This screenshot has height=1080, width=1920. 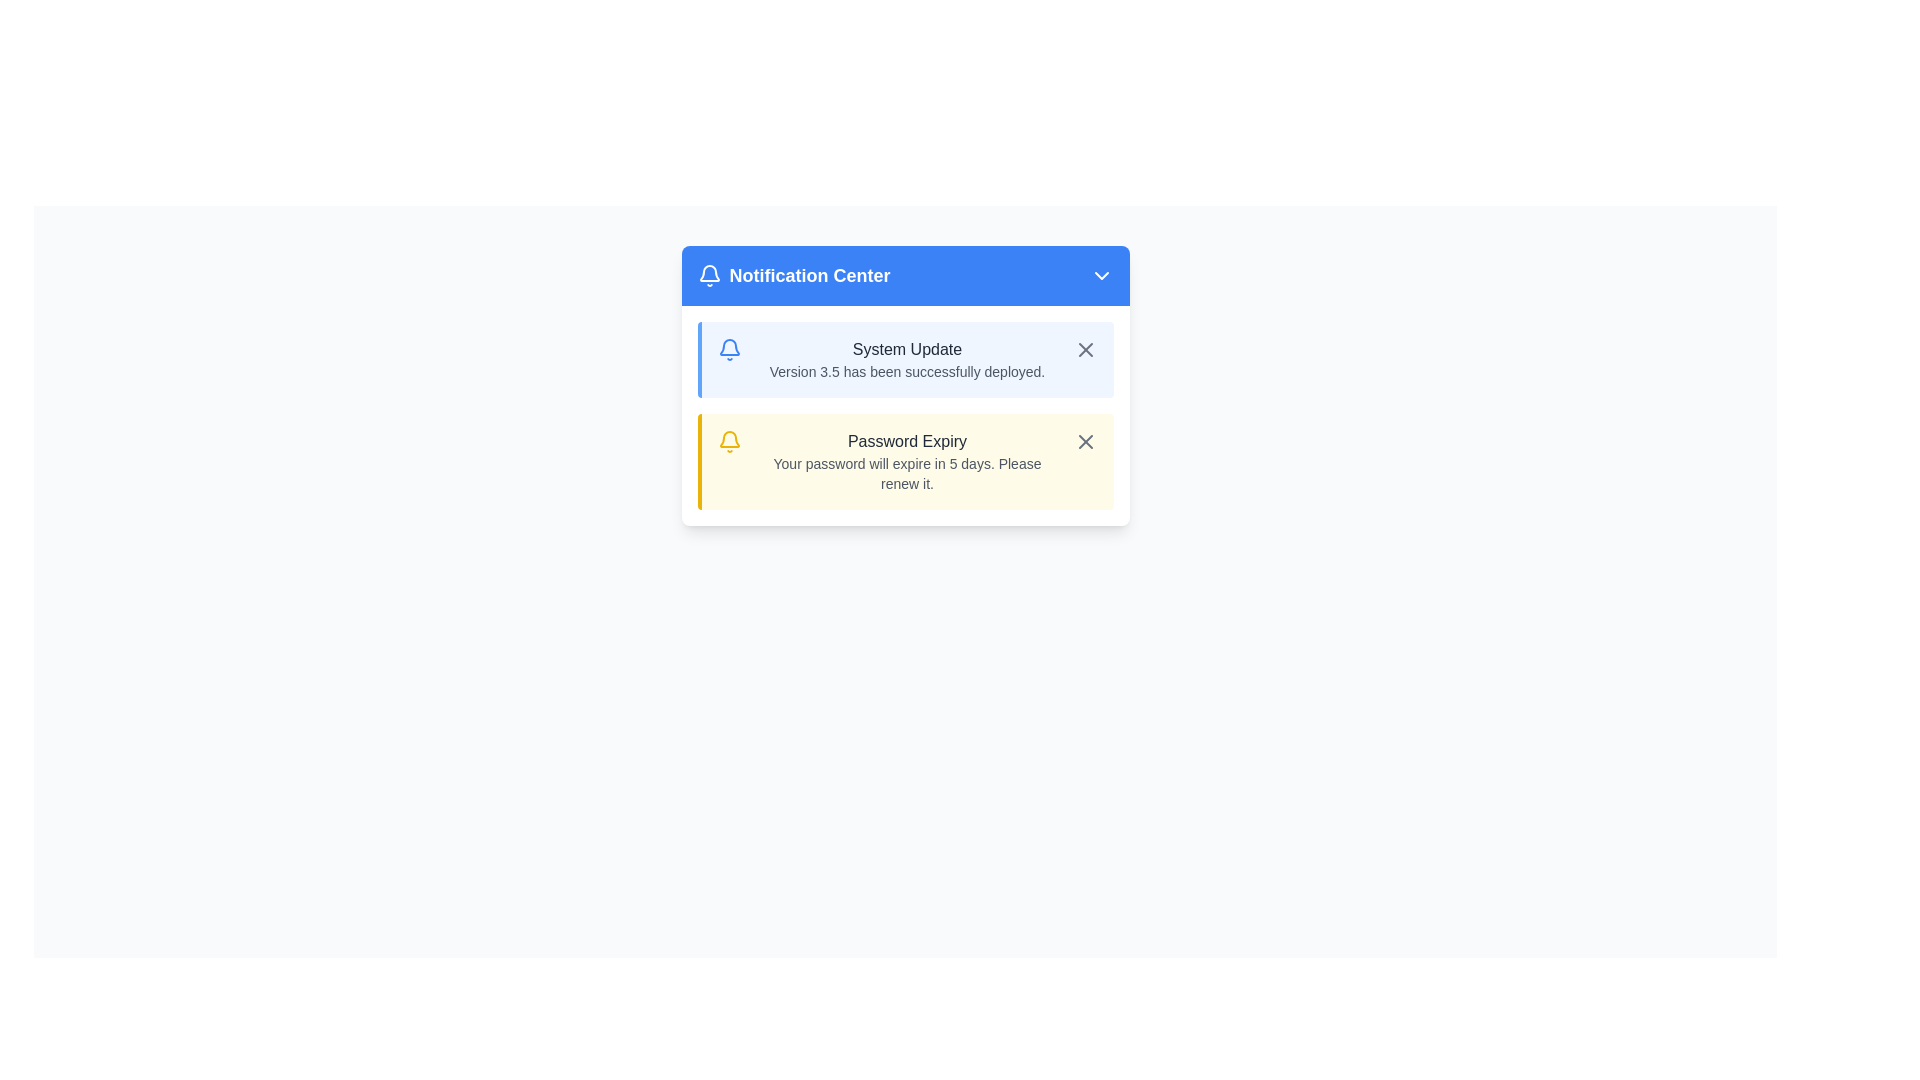 What do you see at coordinates (906, 358) in the screenshot?
I see `the text block displaying 'System Update' with the description 'Version 3.5 has been successfully deployed.' in the notification center` at bounding box center [906, 358].